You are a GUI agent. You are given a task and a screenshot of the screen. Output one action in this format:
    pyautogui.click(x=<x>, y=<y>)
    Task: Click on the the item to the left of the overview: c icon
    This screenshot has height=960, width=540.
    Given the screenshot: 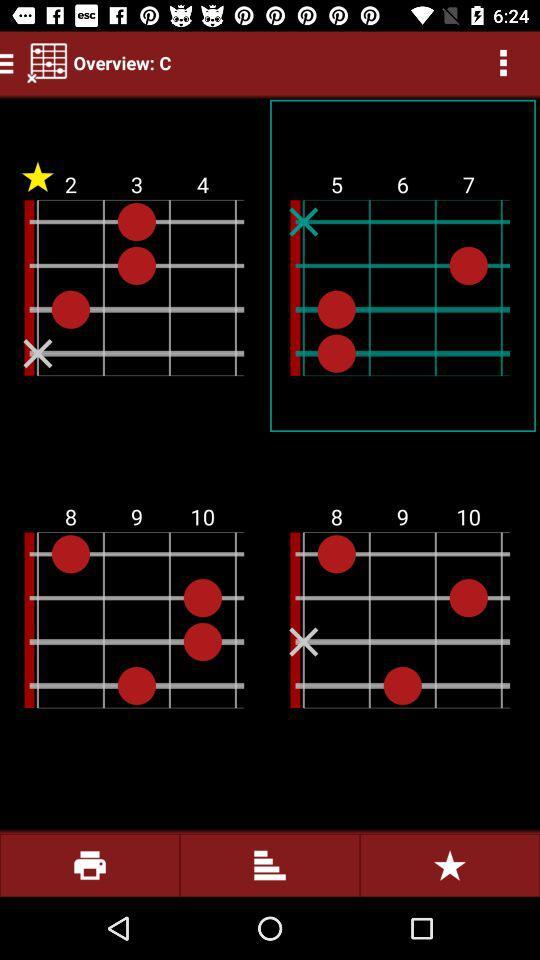 What is the action you would take?
    pyautogui.click(x=47, y=62)
    